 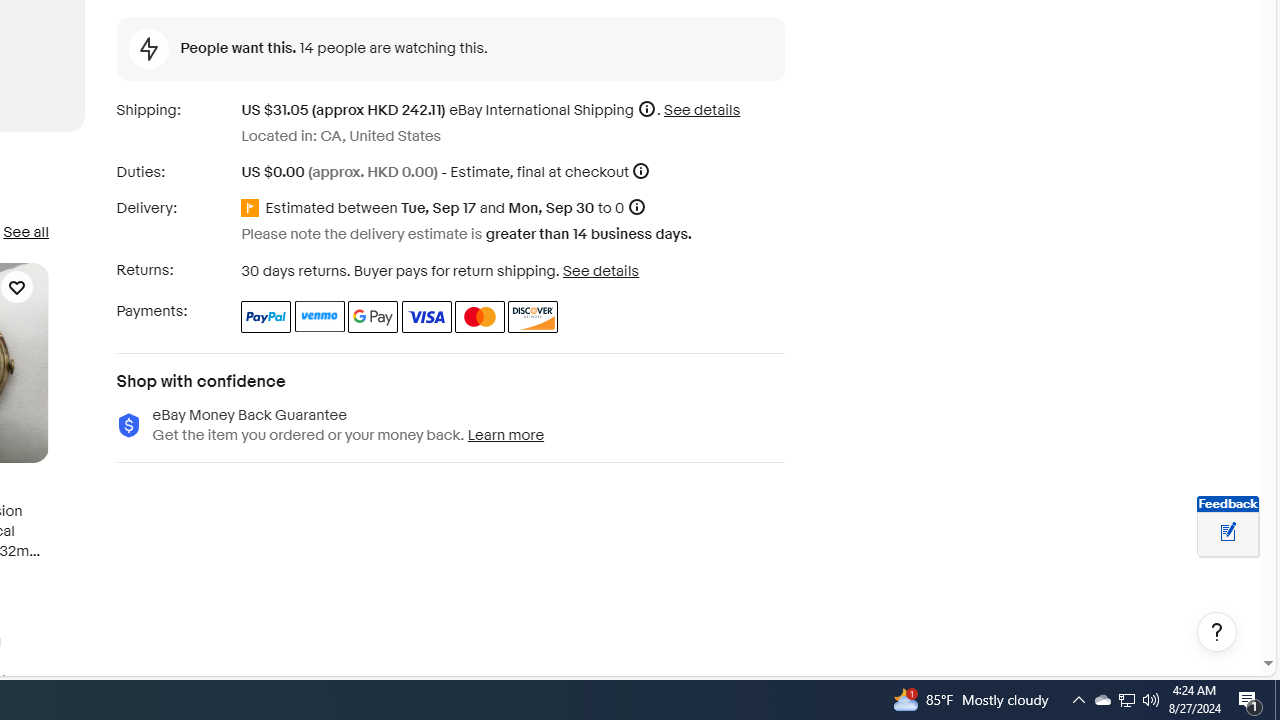 What do you see at coordinates (599, 270) in the screenshot?
I see `'See details - for more information about returns'` at bounding box center [599, 270].